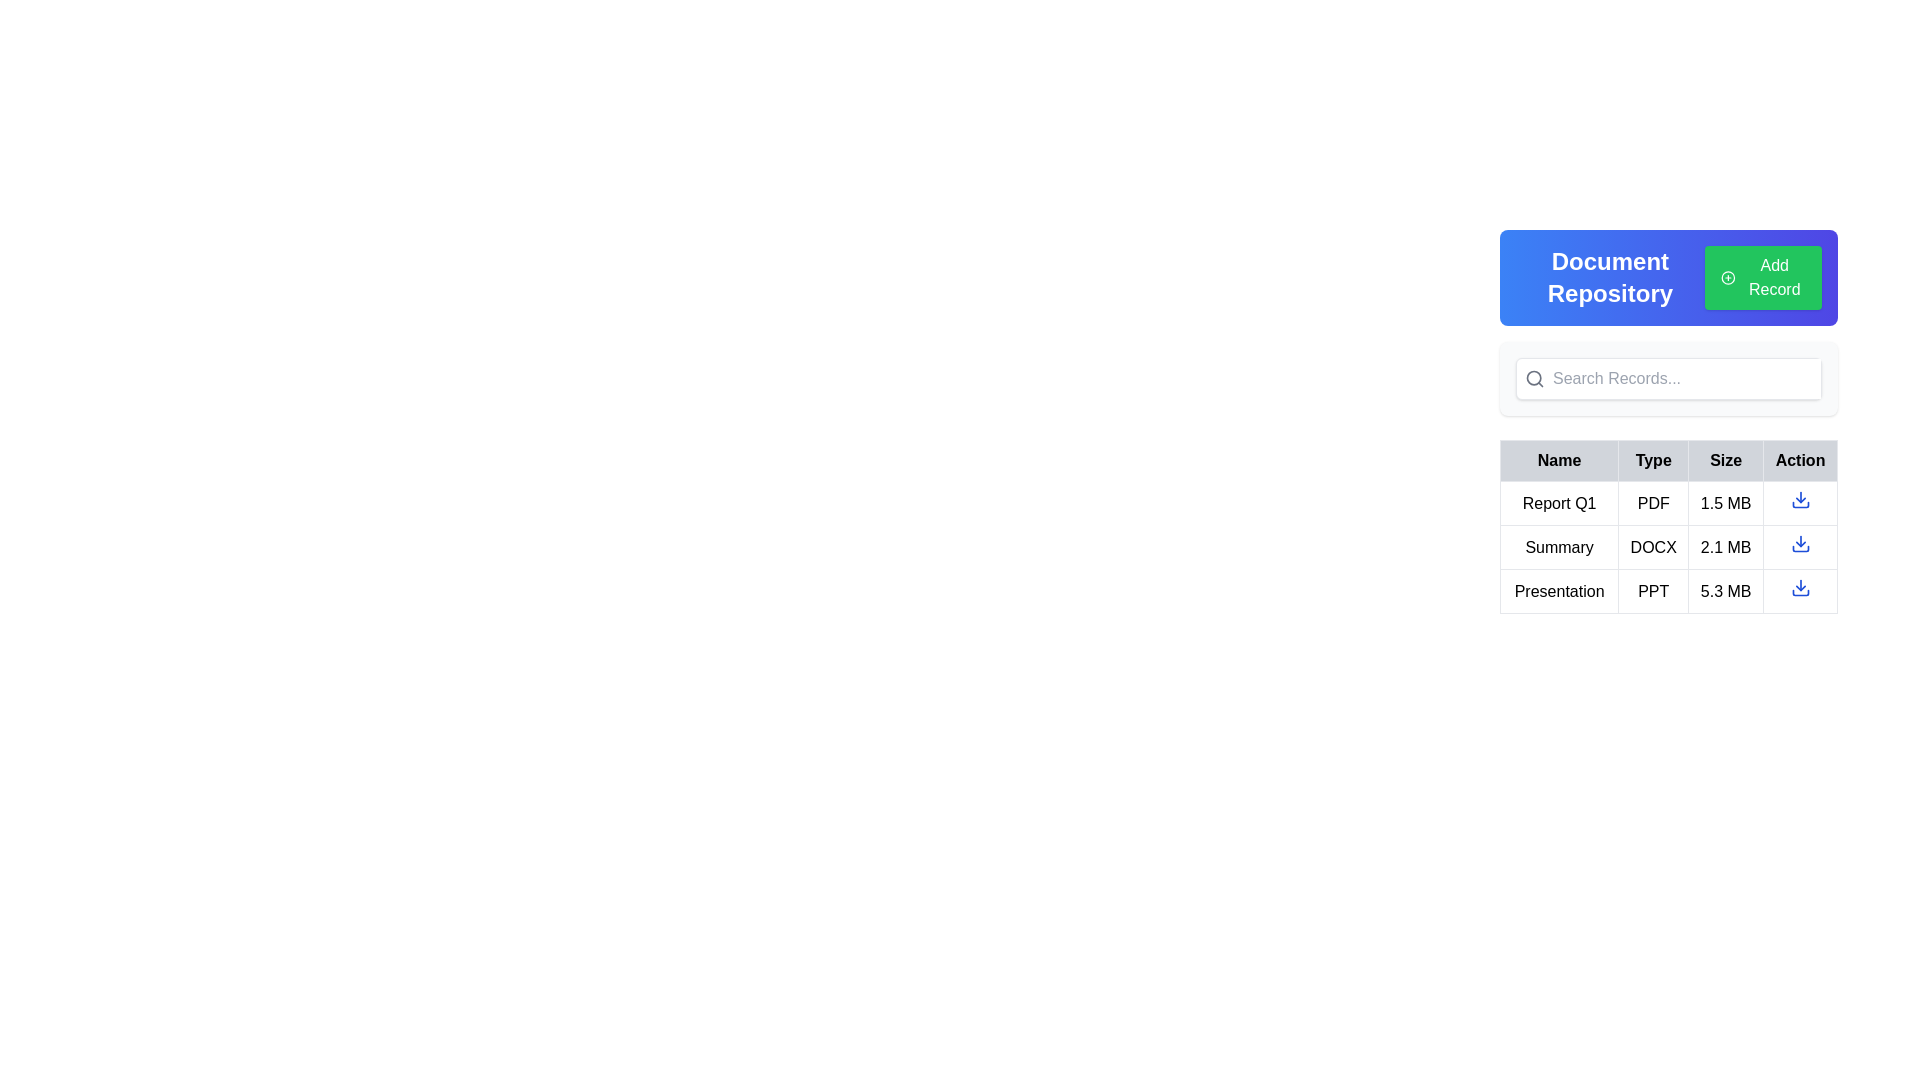 This screenshot has height=1080, width=1920. Describe the element at coordinates (1558, 547) in the screenshot. I see `the 'Summary' text label located within the first cell of a structured table row` at that location.